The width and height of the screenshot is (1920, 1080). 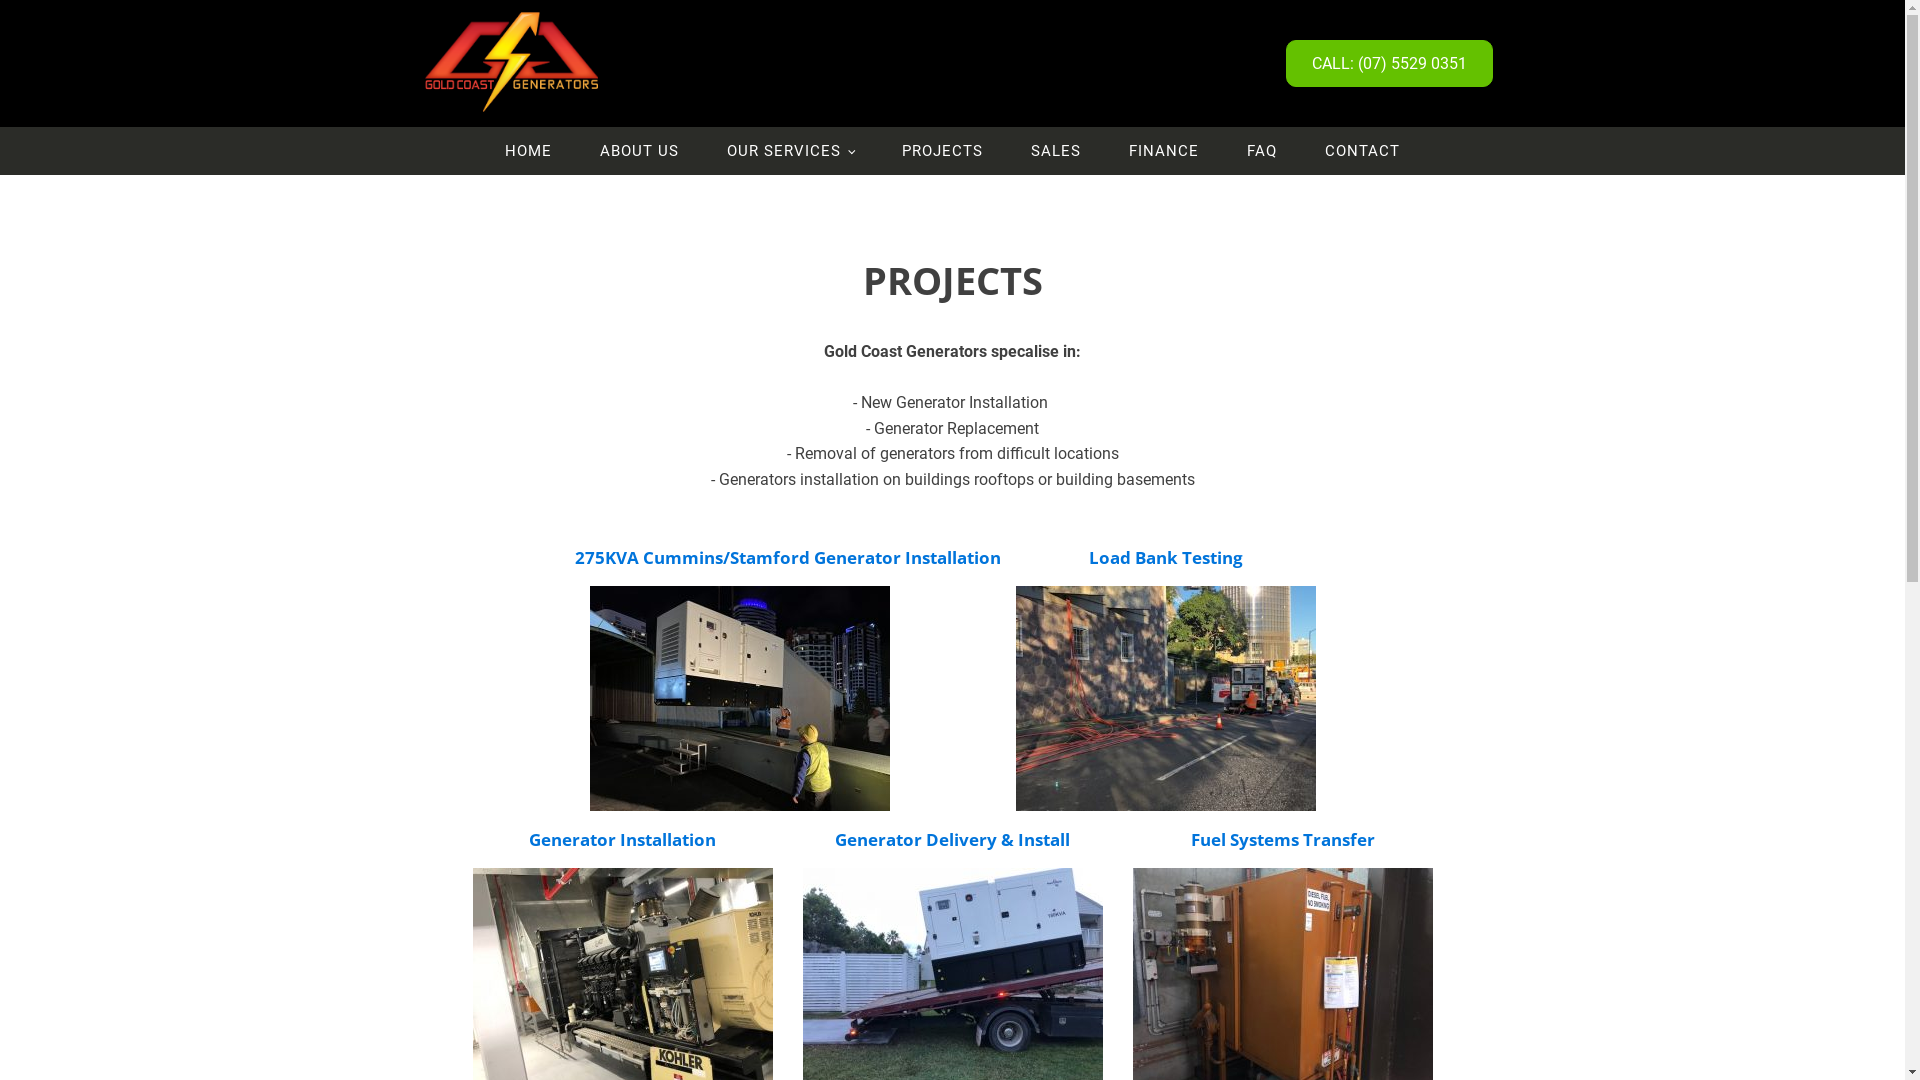 What do you see at coordinates (1300, 149) in the screenshot?
I see `'CONTACT'` at bounding box center [1300, 149].